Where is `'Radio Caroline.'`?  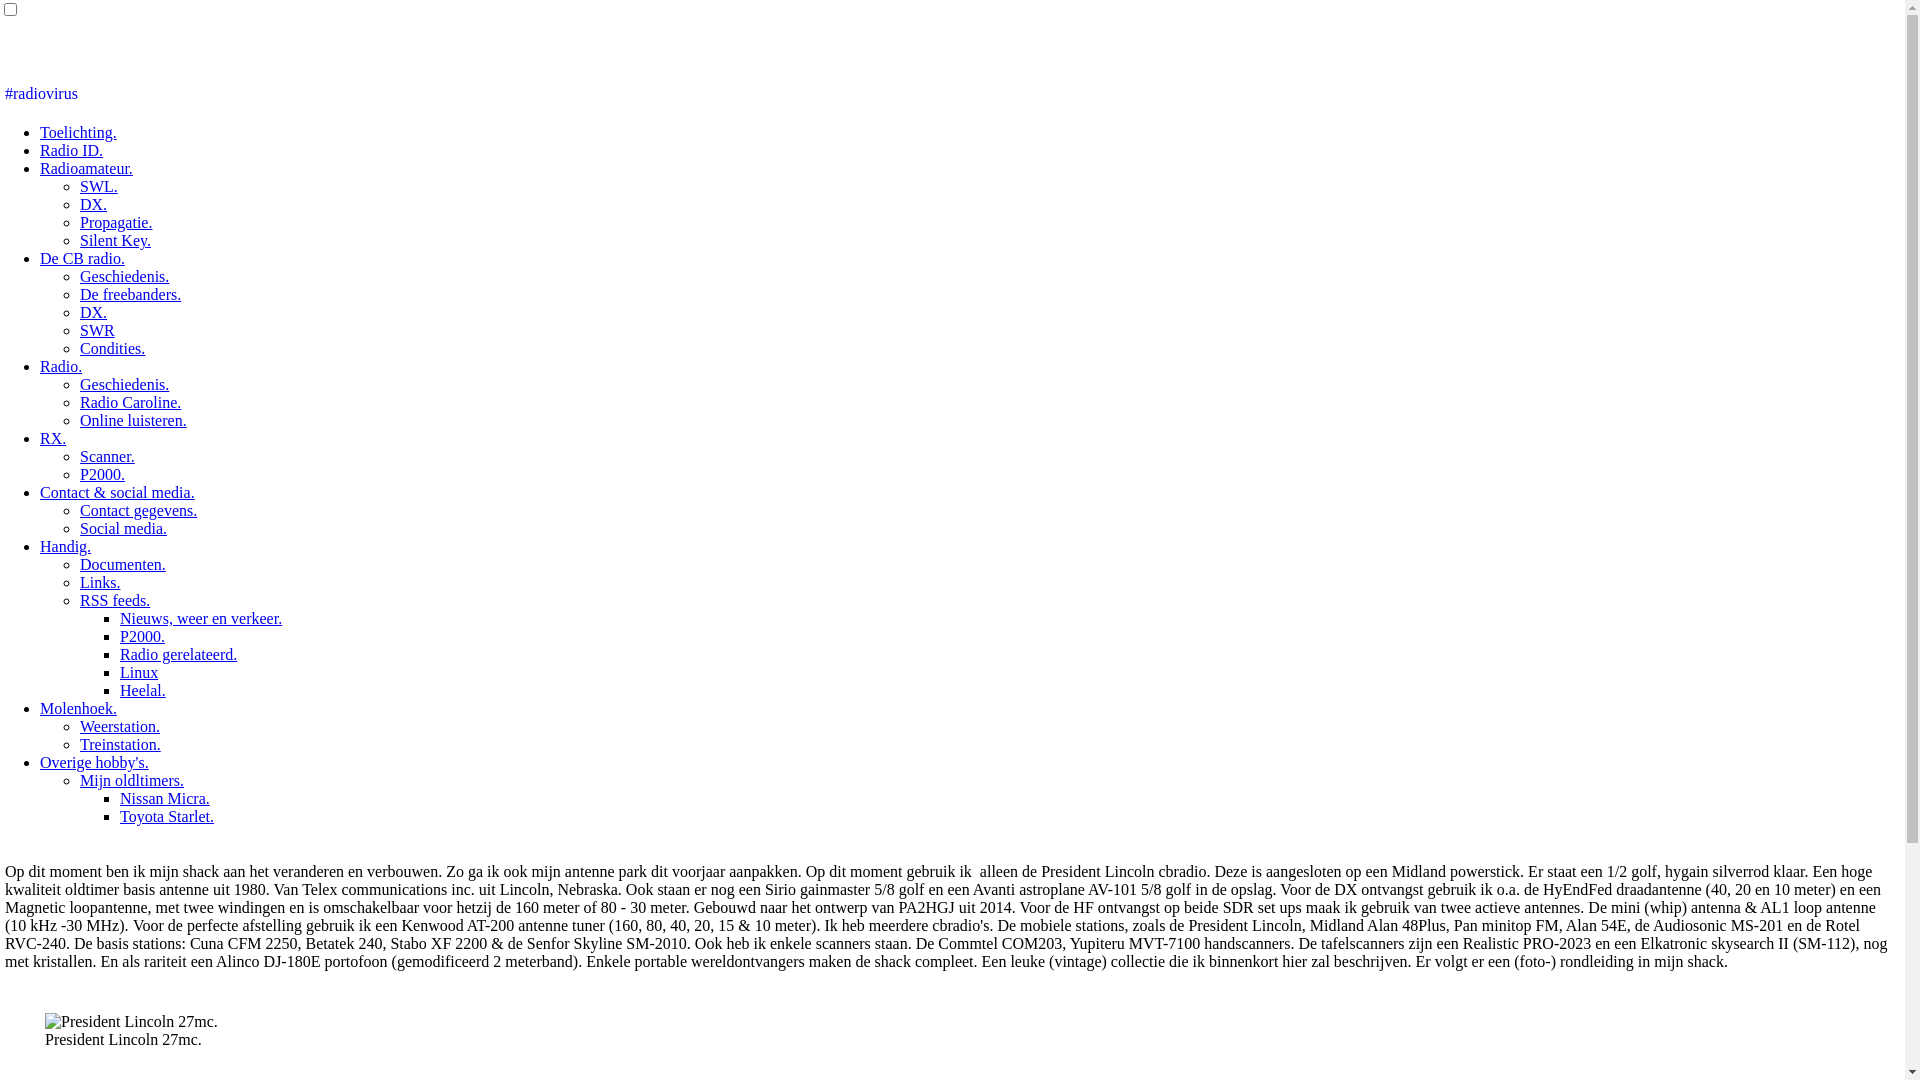
'Radio Caroline.' is located at coordinates (129, 402).